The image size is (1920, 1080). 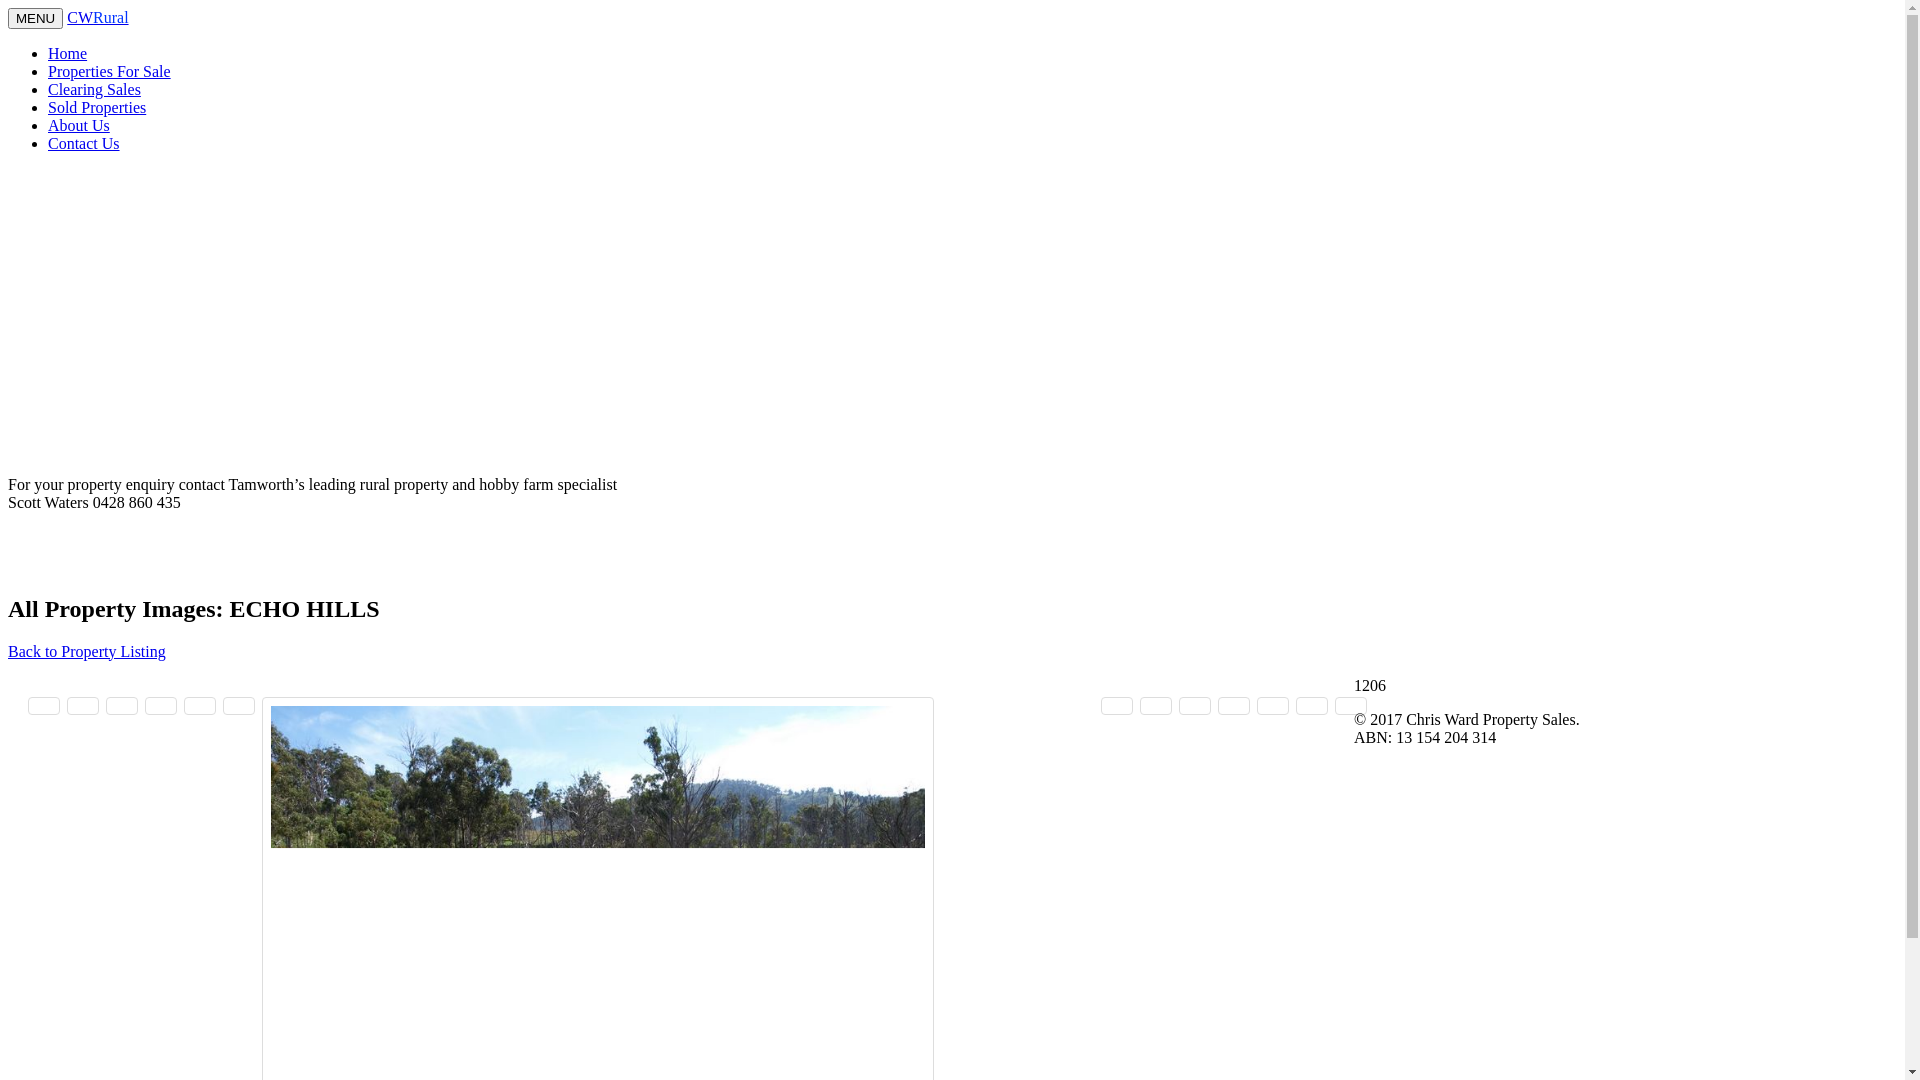 What do you see at coordinates (48, 52) in the screenshot?
I see `'Home'` at bounding box center [48, 52].